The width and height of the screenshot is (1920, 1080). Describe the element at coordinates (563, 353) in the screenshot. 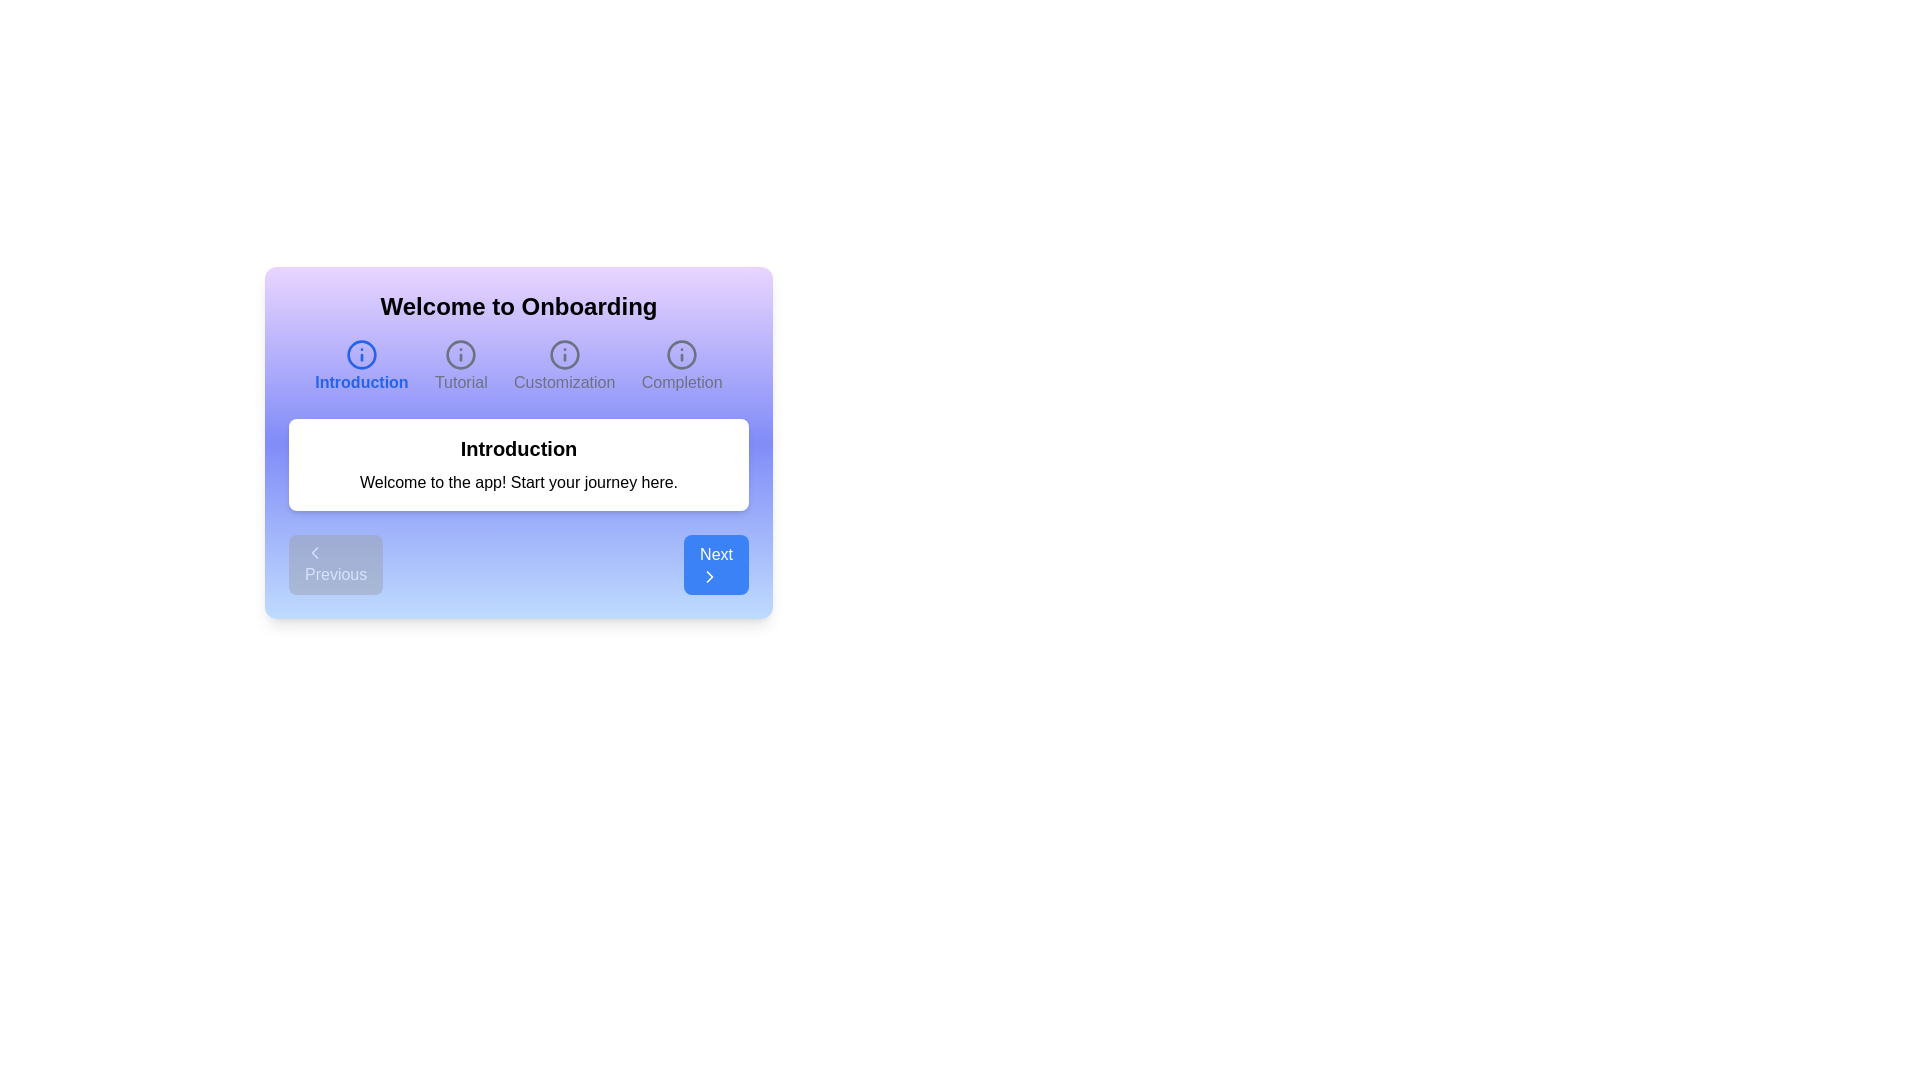

I see `the third icon in the navigation bar that represents a stage in the onboarding process, located centrally between the 'Tutorial' and 'Completion' icons` at that location.